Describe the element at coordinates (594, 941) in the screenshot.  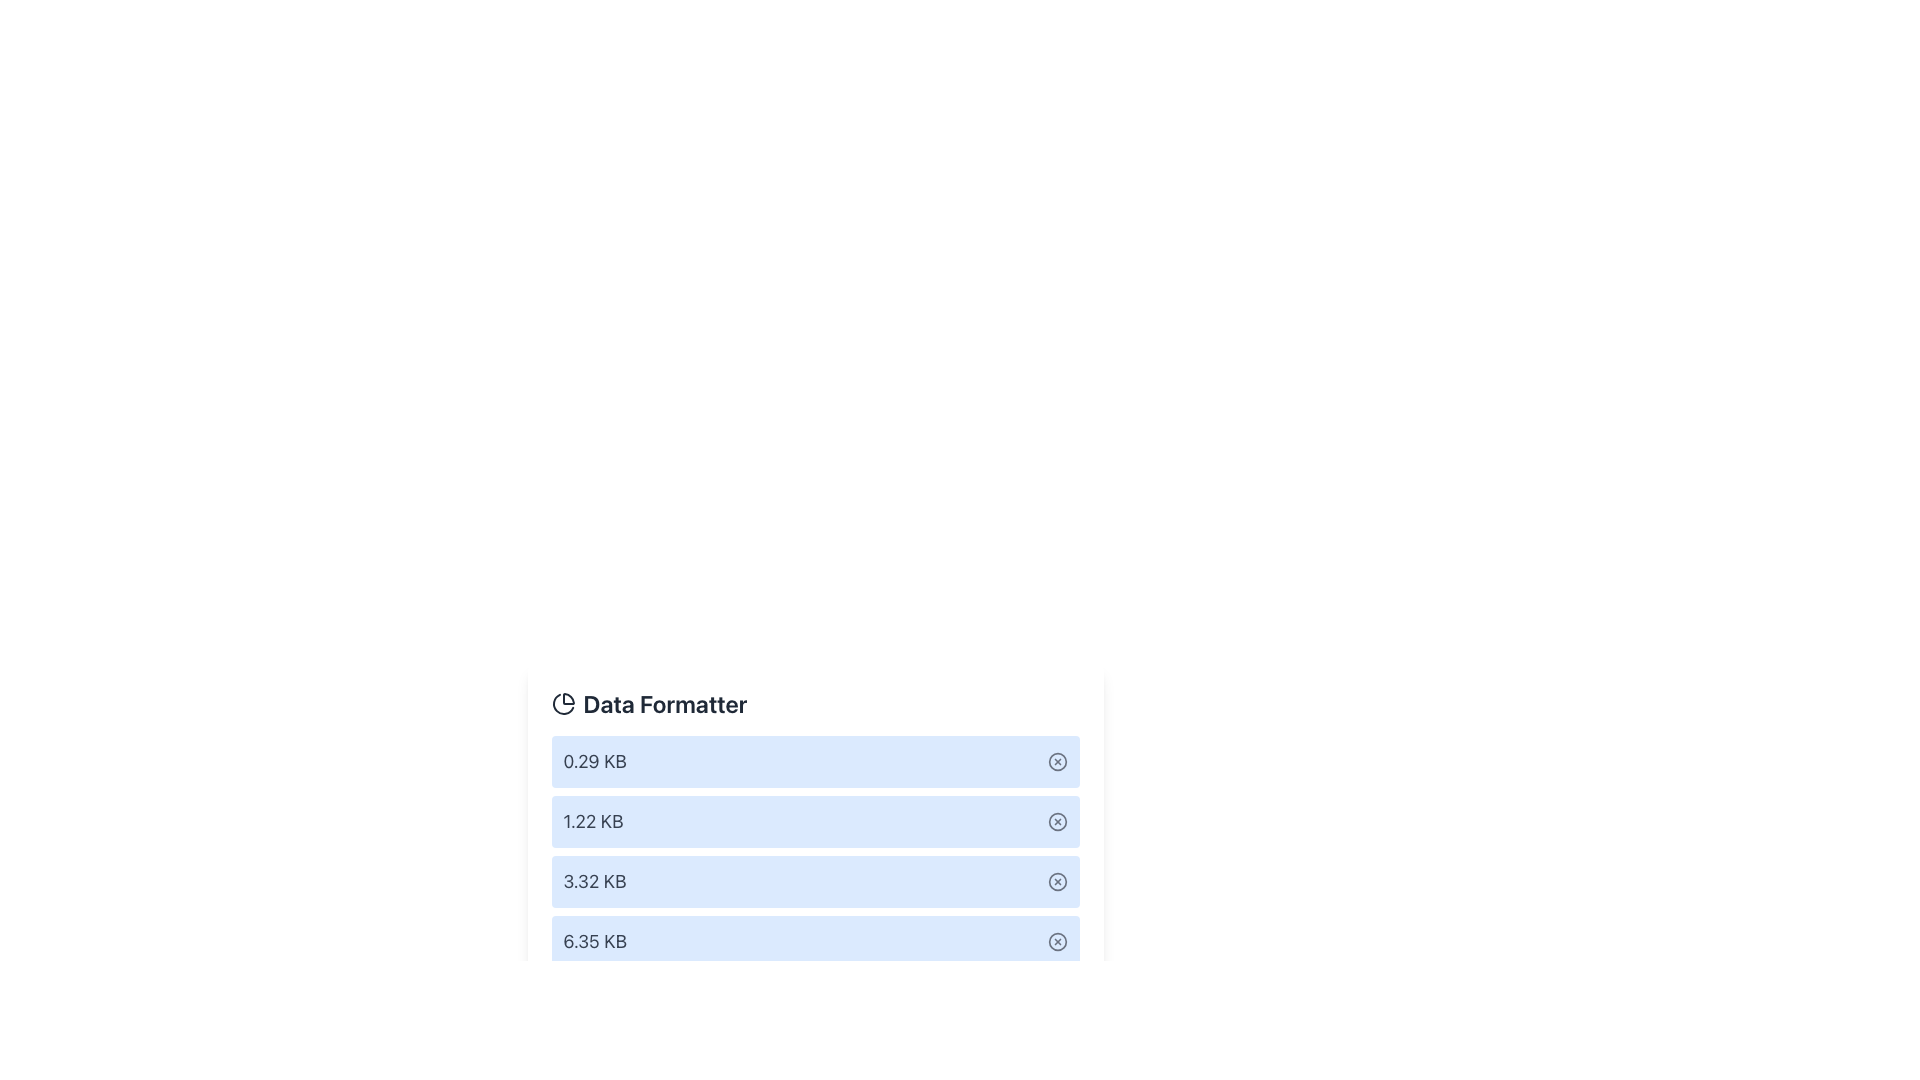
I see `the text label displaying the data size value` at that location.